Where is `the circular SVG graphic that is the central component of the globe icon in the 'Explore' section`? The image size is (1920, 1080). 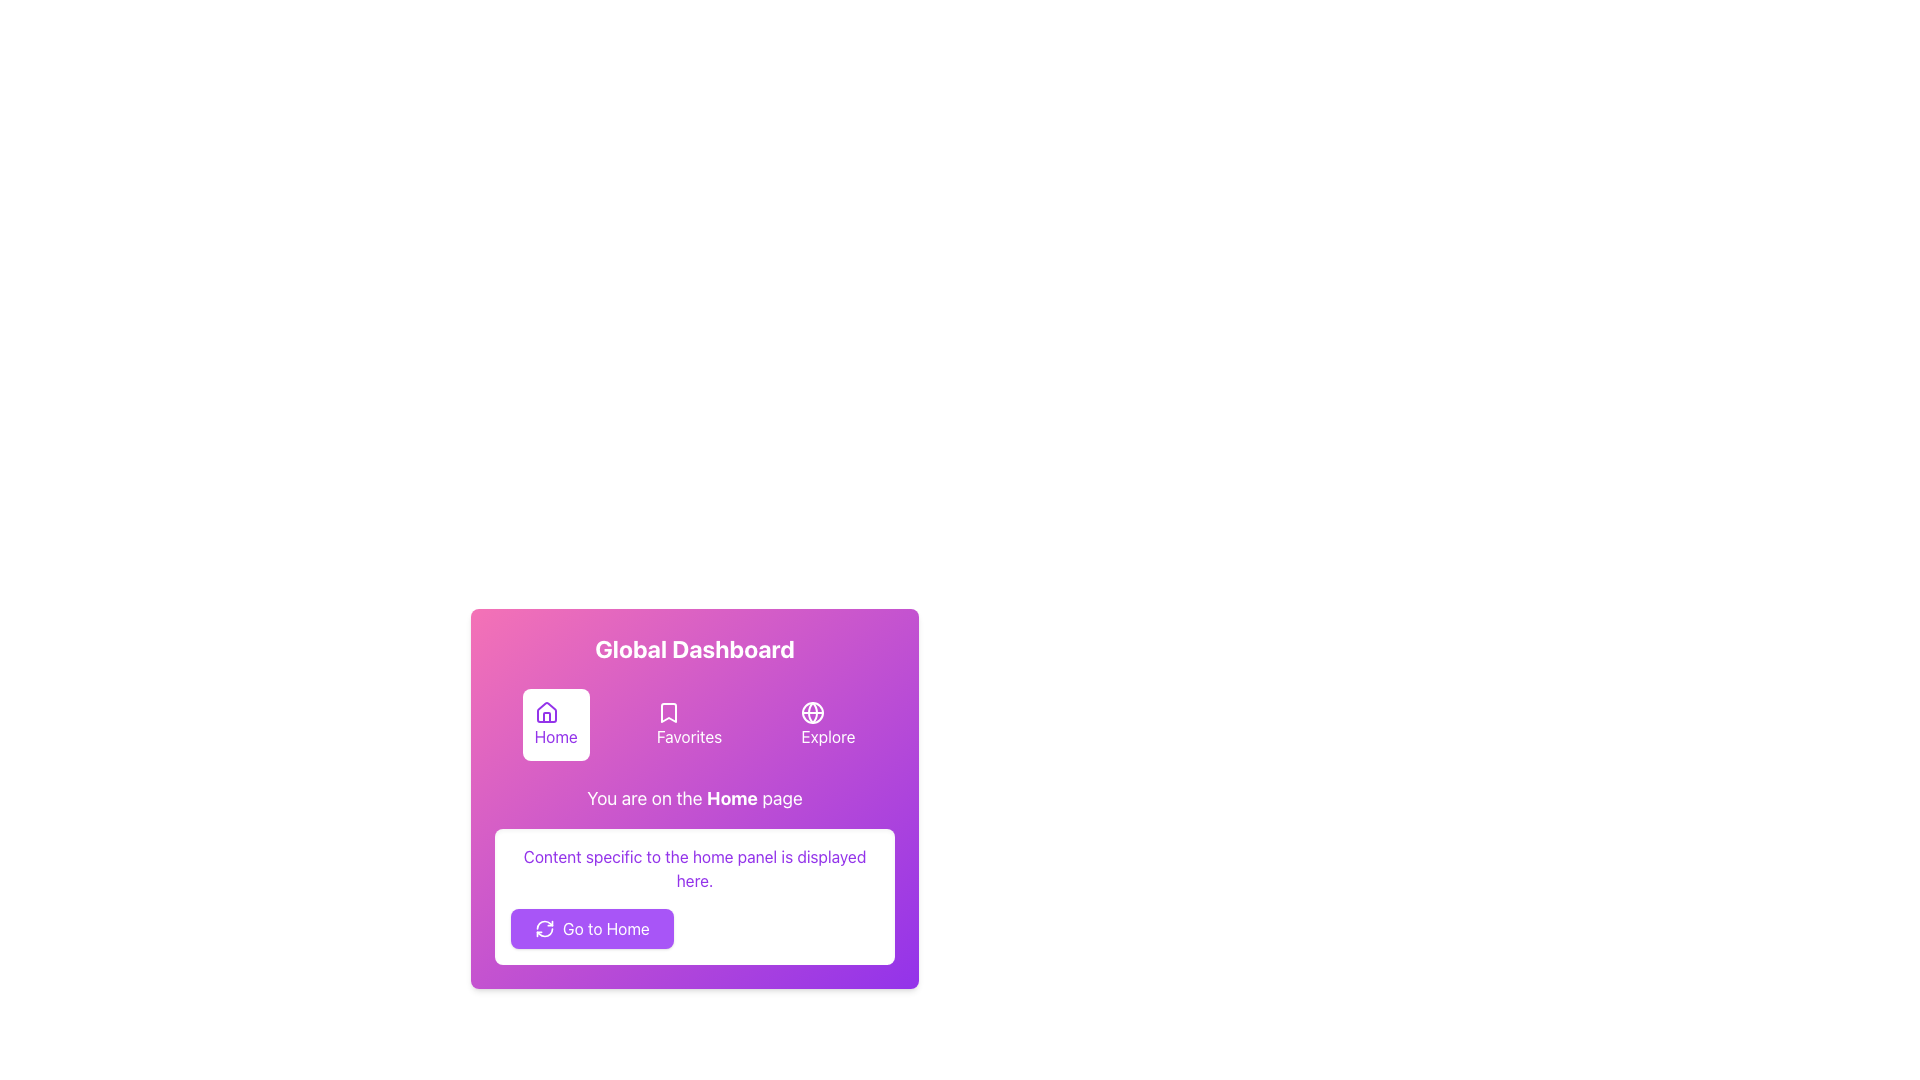
the circular SVG graphic that is the central component of the globe icon in the 'Explore' section is located at coordinates (813, 712).